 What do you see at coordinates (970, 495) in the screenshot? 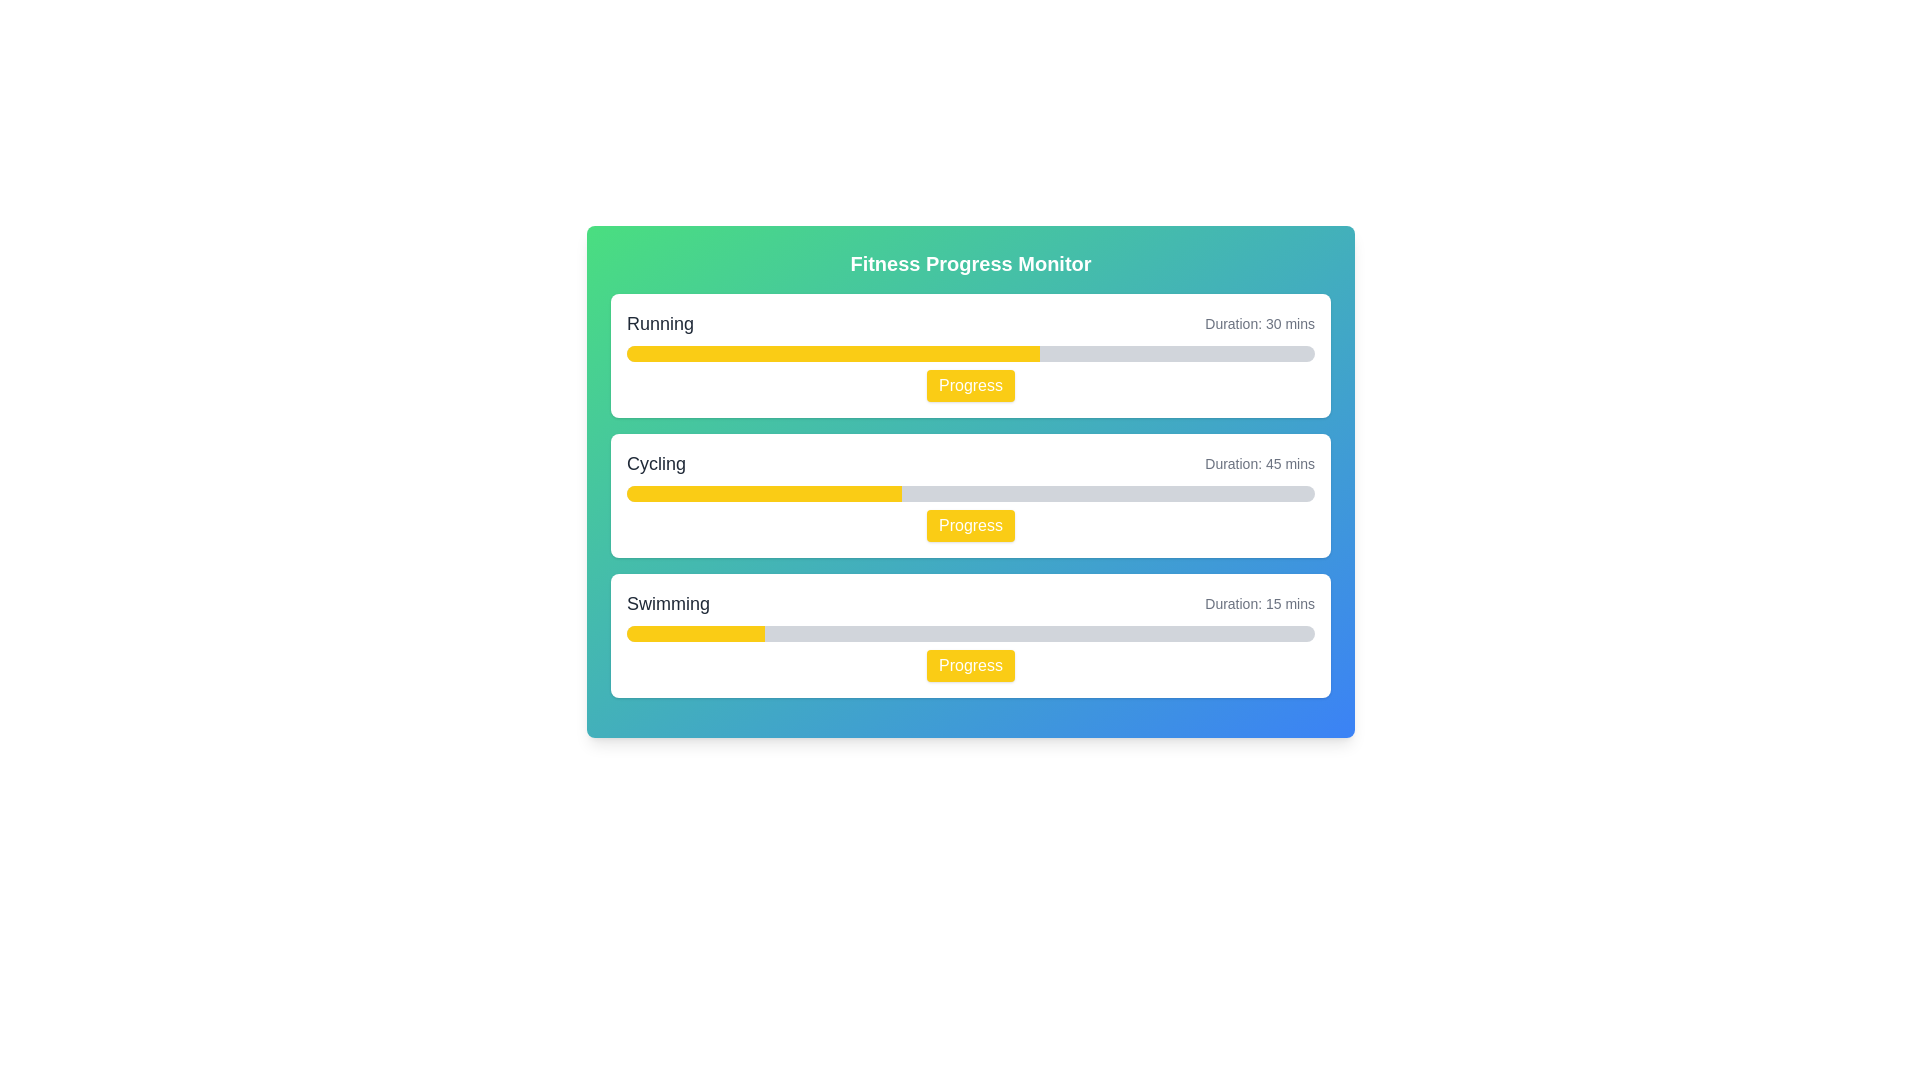
I see `the 'Progress' button on the second Information card in the Fitness Progress Monitor to interact with it` at bounding box center [970, 495].